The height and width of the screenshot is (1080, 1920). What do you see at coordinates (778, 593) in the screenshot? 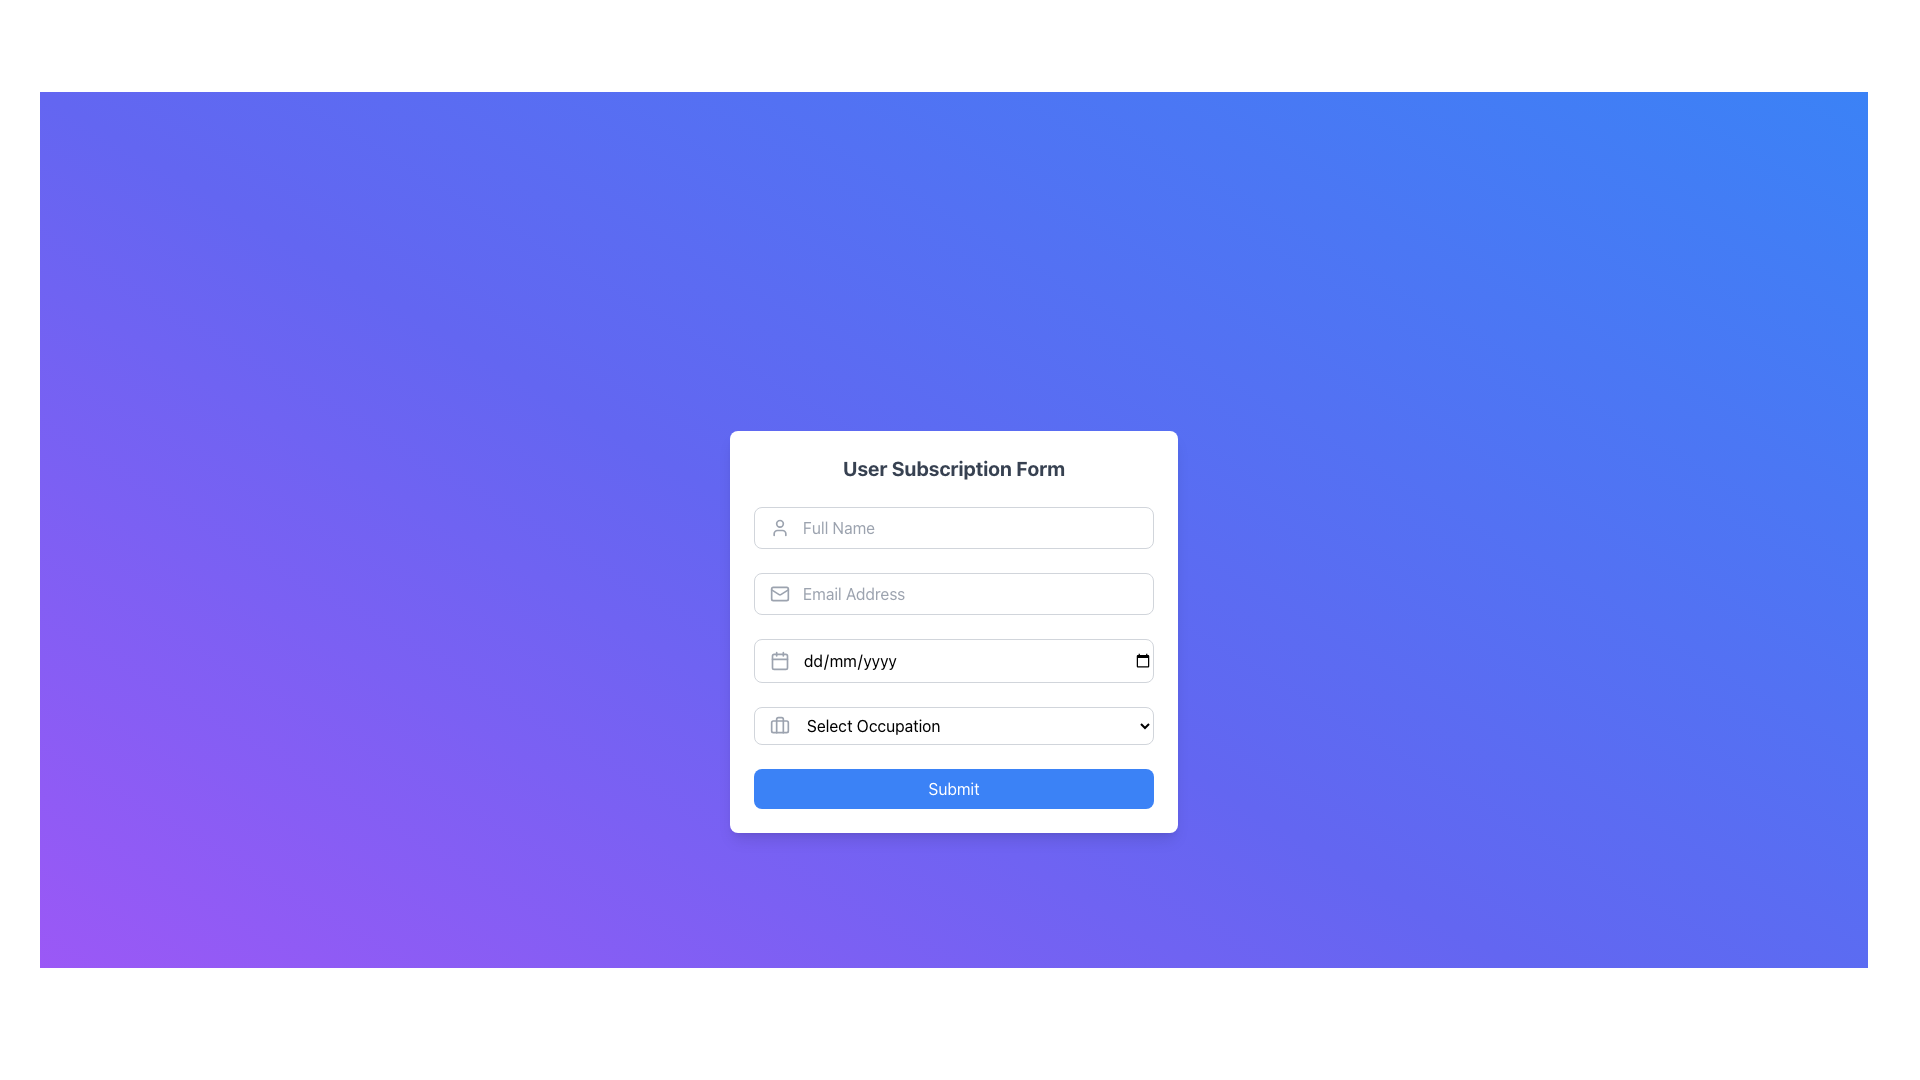
I see `the email address icon located to the left of the 'Email Address' input field within the subscription form` at bounding box center [778, 593].